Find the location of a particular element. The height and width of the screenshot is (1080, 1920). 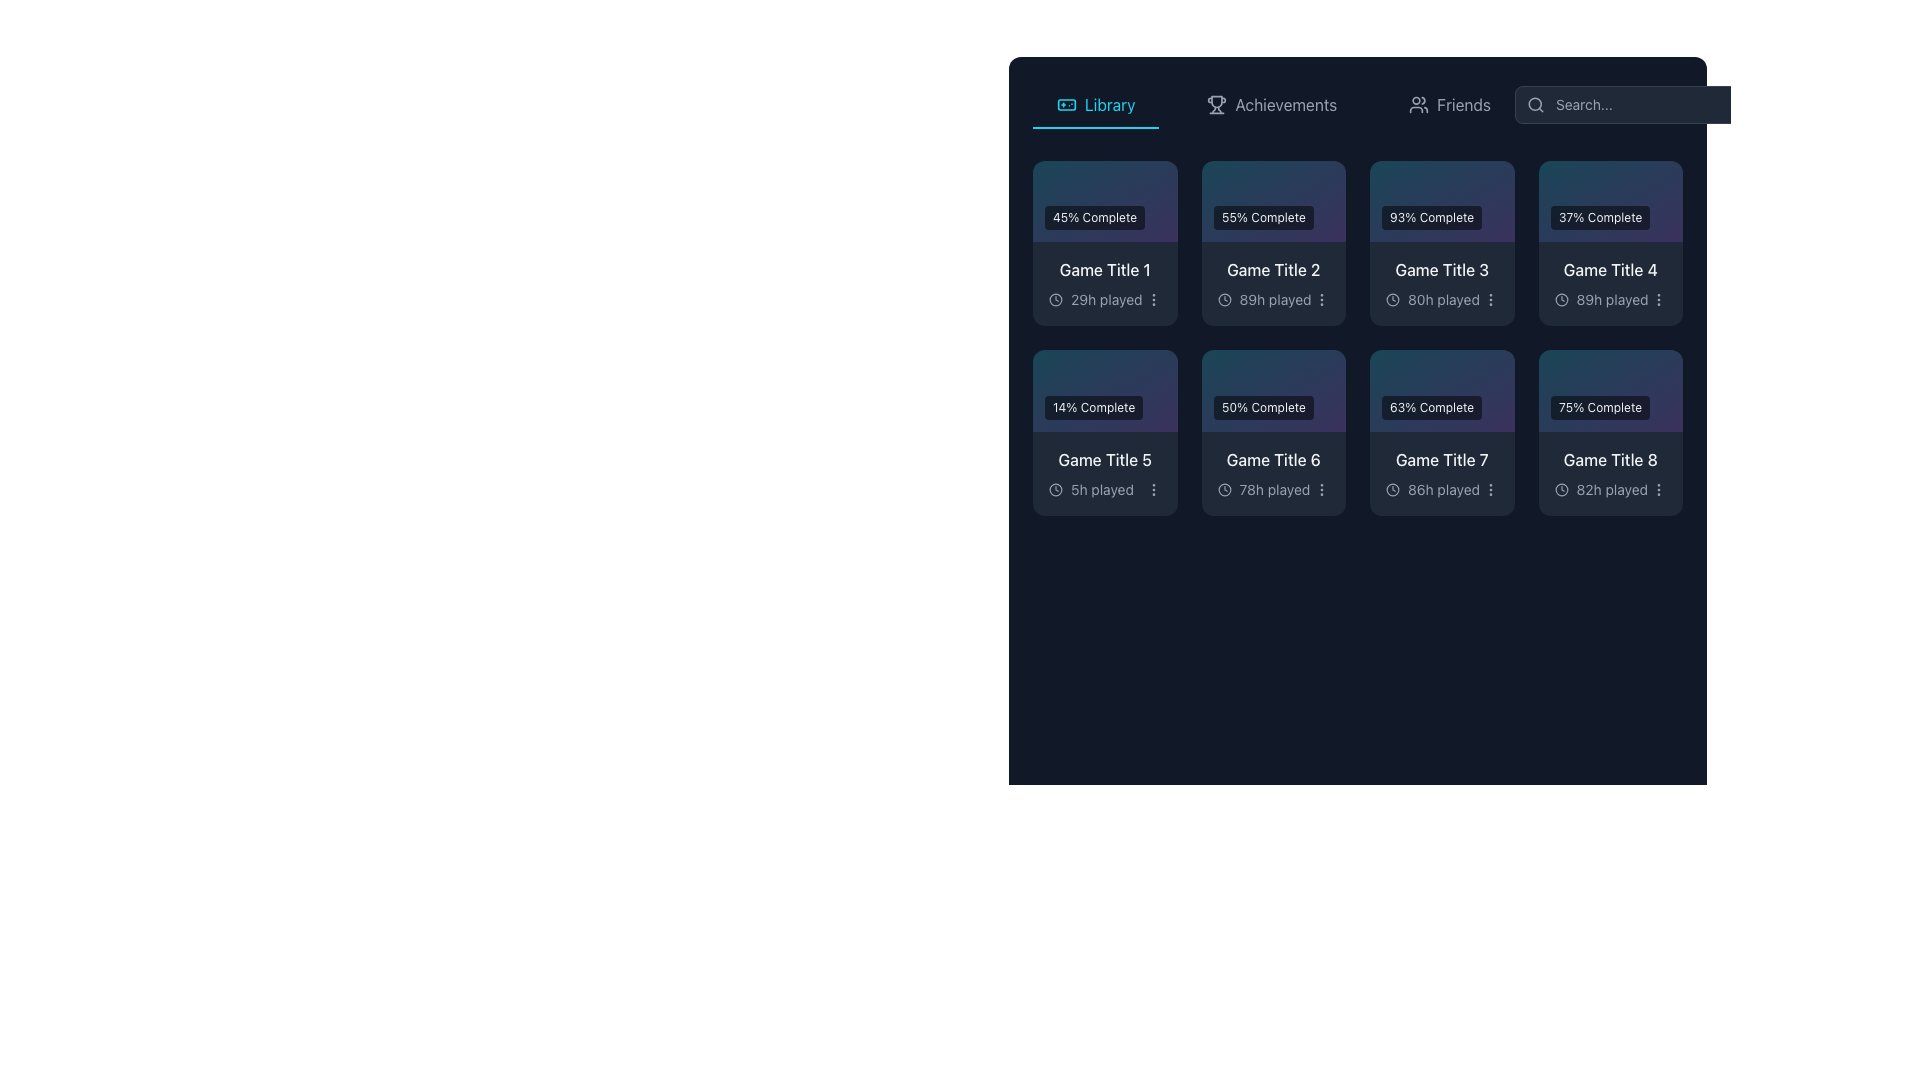

the non-interactive text label titled 'Game Title 6', which is located in the second row and second column of the grid layout is located at coordinates (1272, 459).